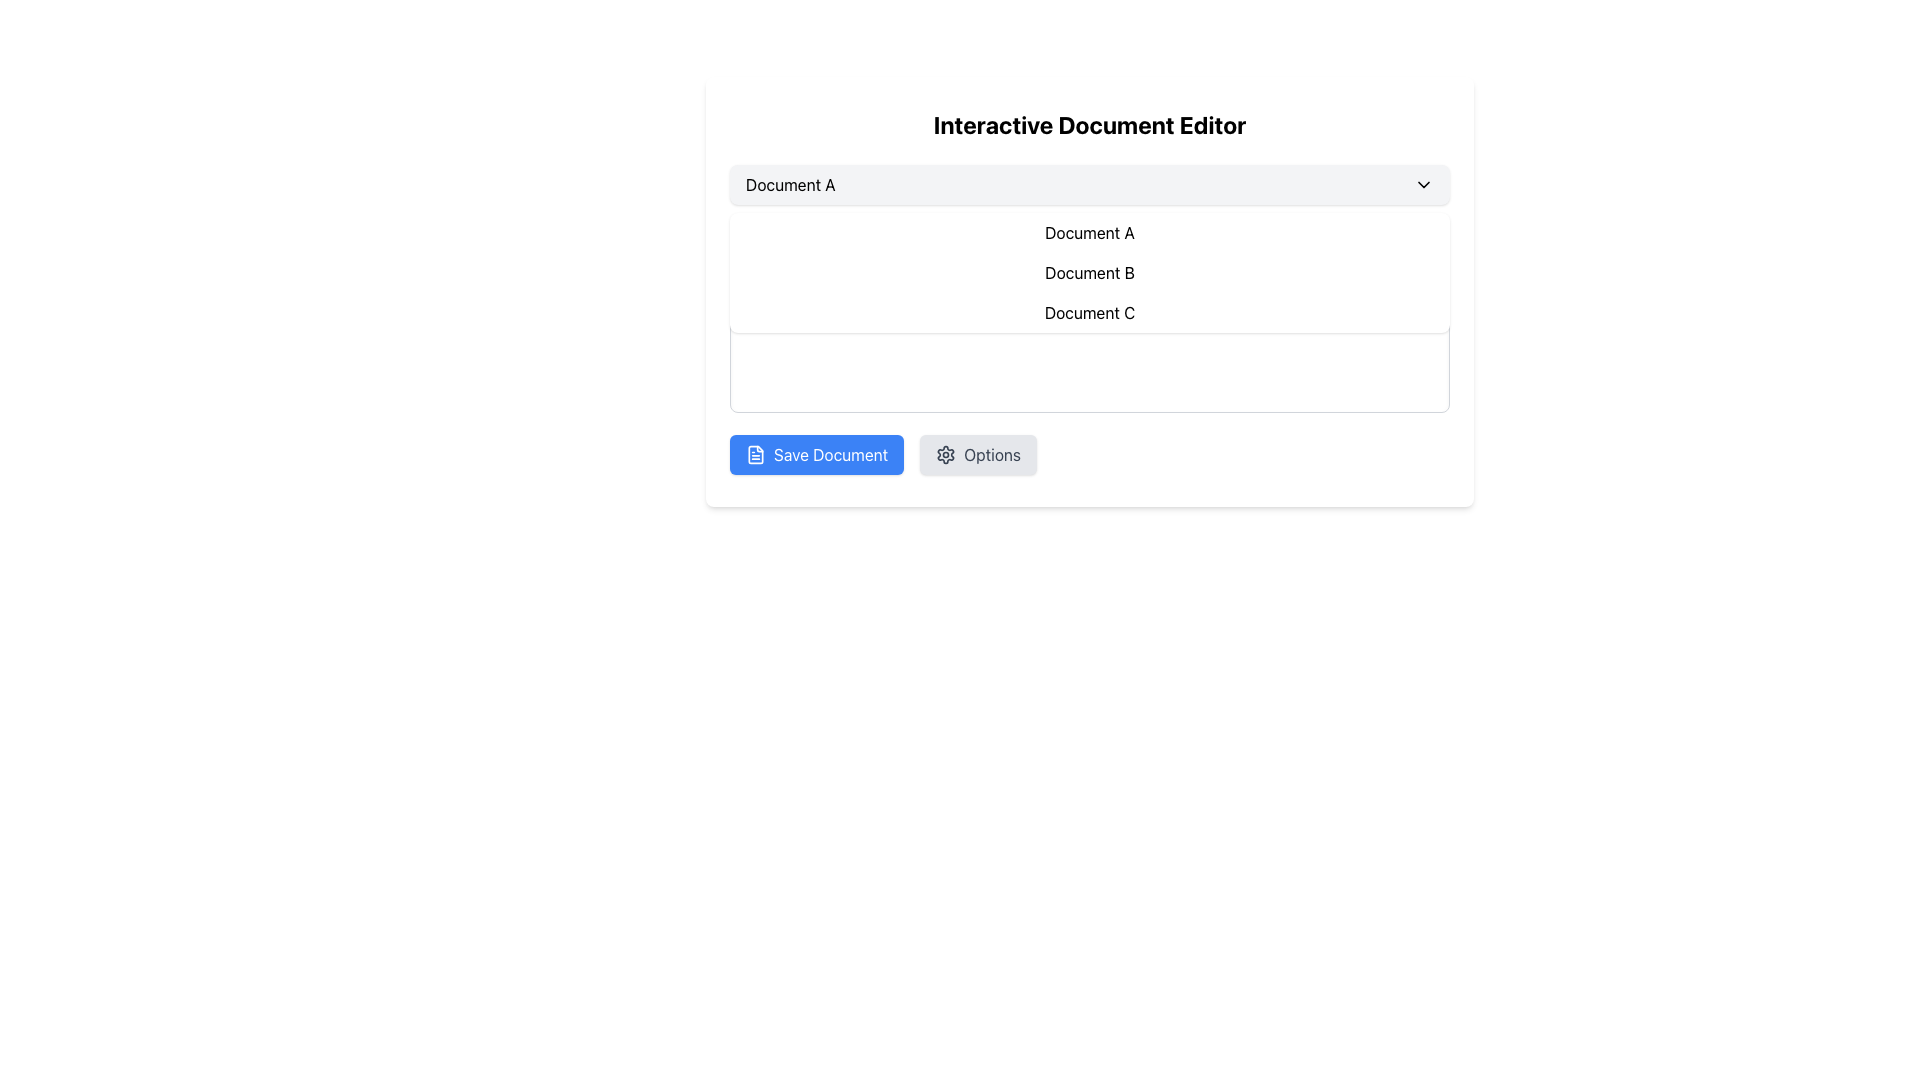 This screenshot has height=1080, width=1920. I want to click on the cogwheel-shaped settings icon located at the bottom-right corner of the interface, so click(945, 455).